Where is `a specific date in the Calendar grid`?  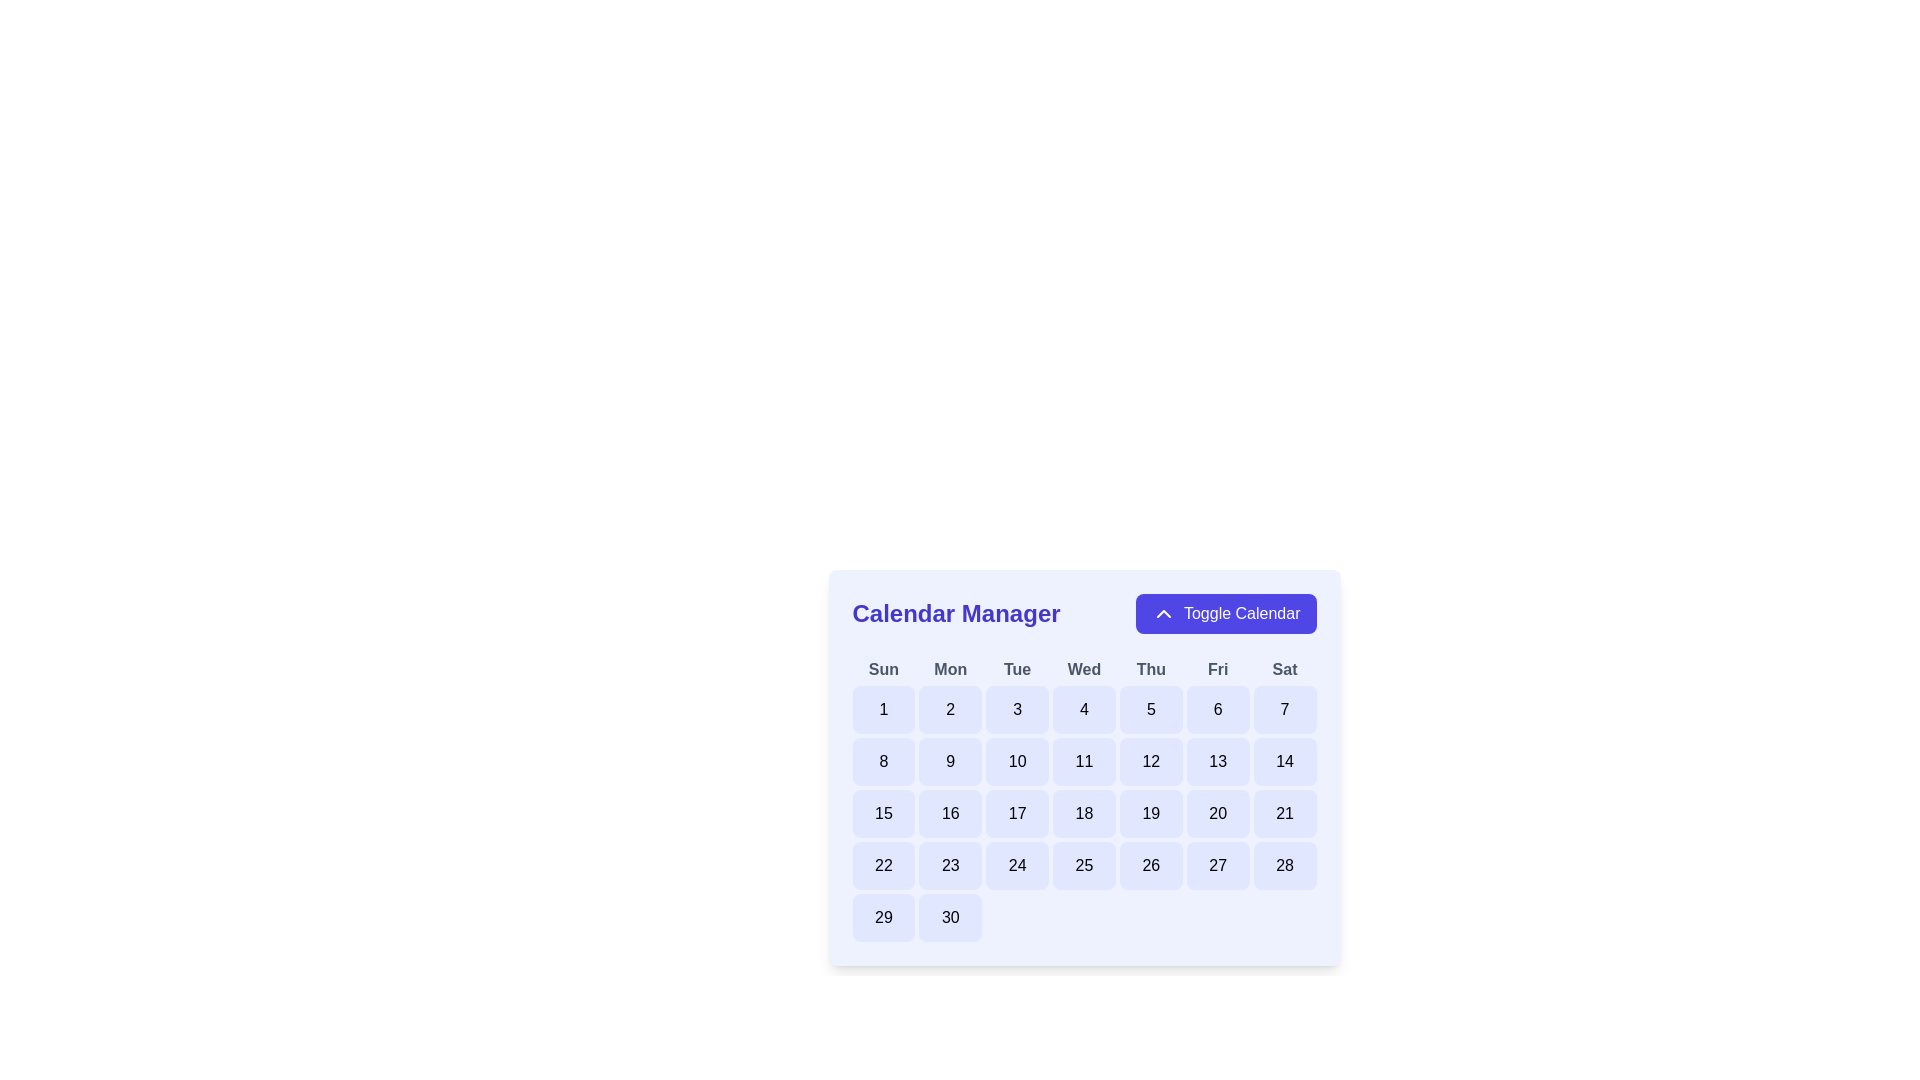 a specific date in the Calendar grid is located at coordinates (1083, 798).